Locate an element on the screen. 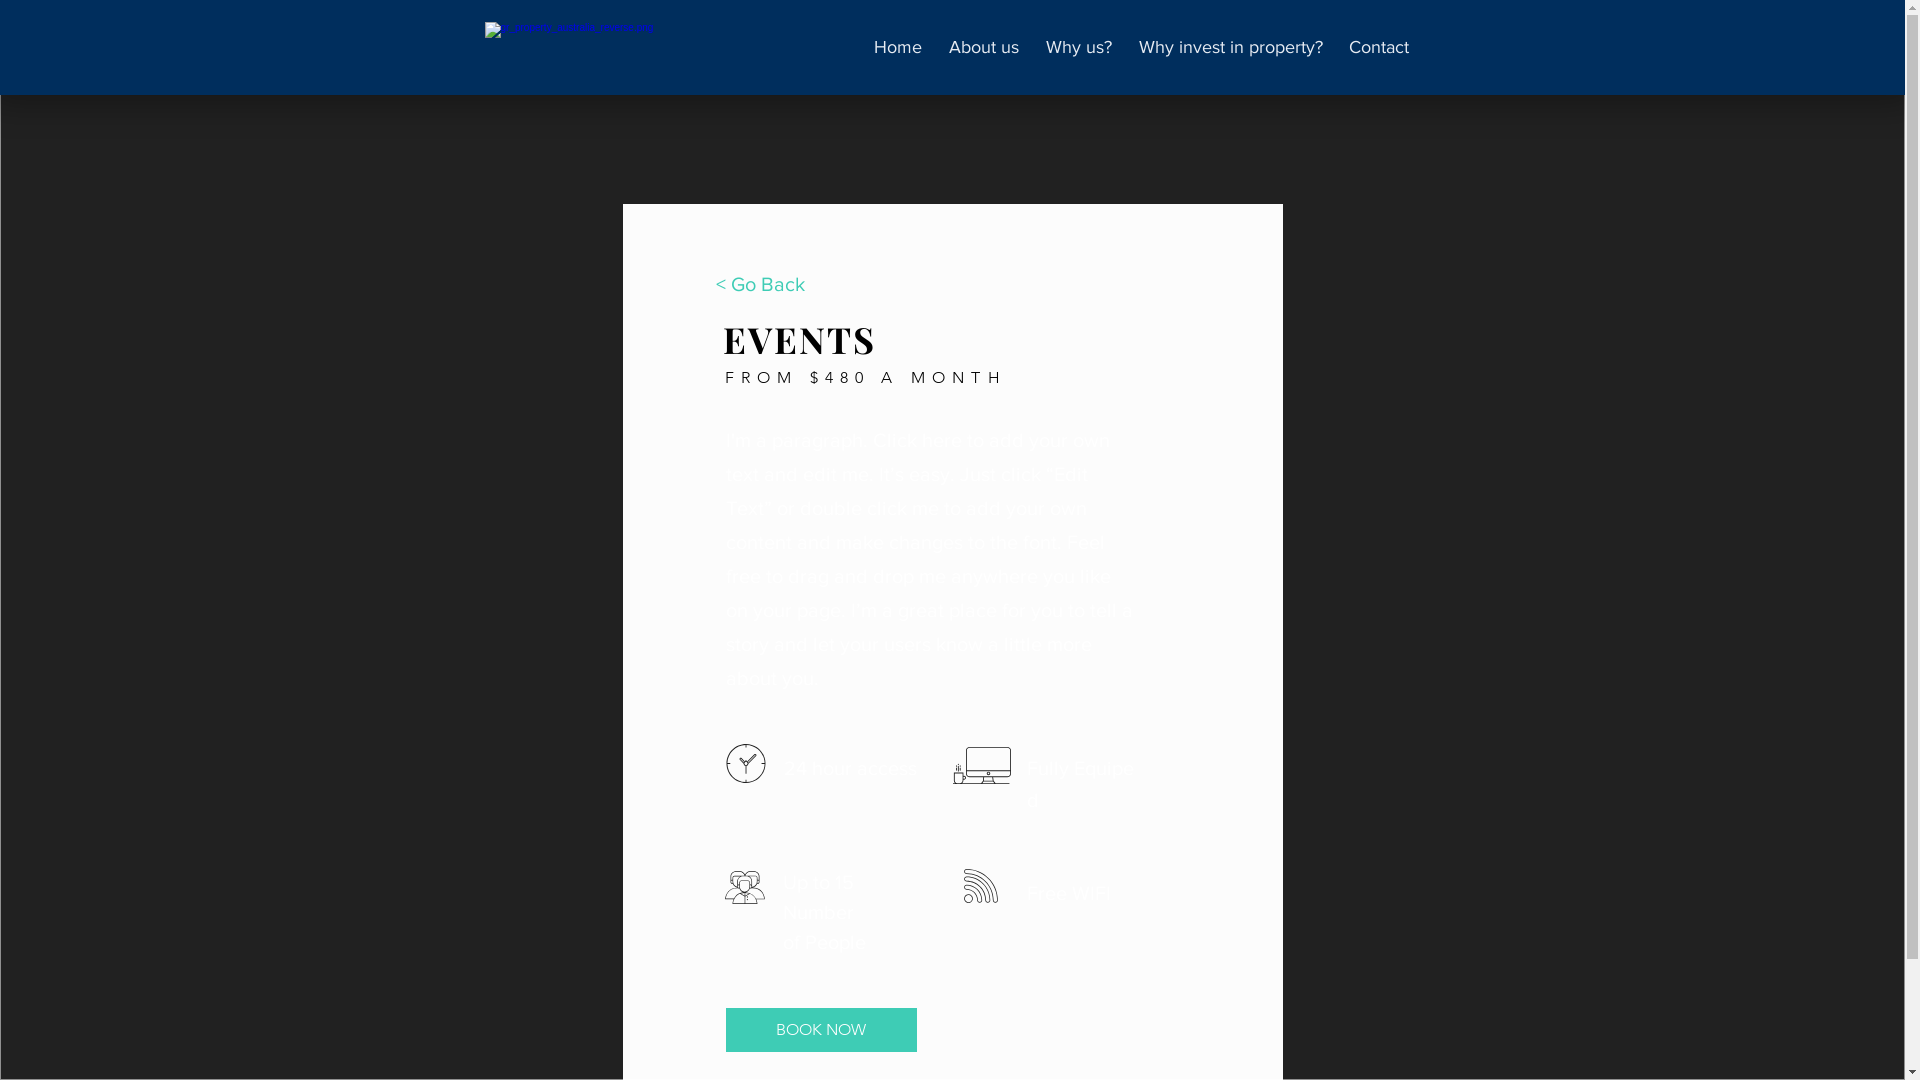 The width and height of the screenshot is (1920, 1080). 'BOOK NOW' is located at coordinates (821, 1029).